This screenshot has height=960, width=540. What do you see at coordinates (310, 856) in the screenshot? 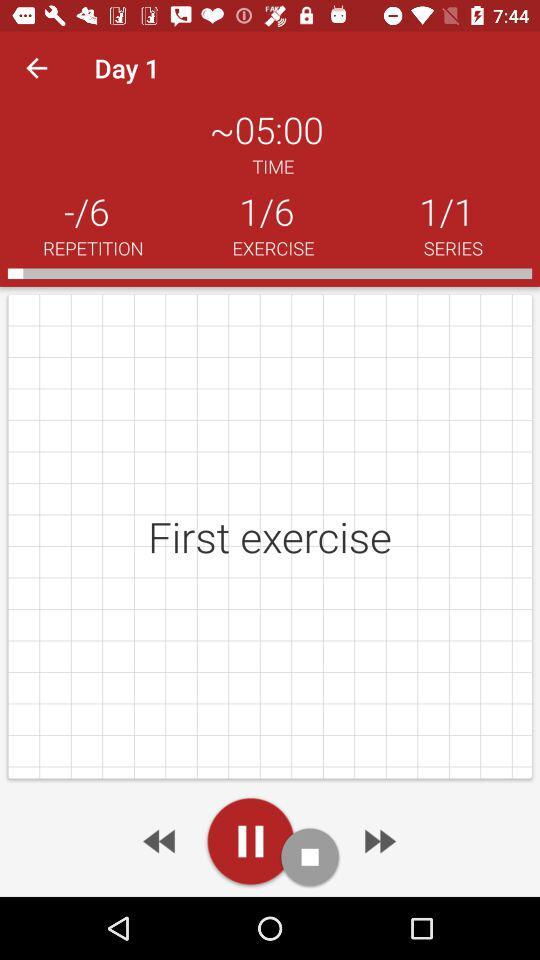
I see `stop option` at bounding box center [310, 856].